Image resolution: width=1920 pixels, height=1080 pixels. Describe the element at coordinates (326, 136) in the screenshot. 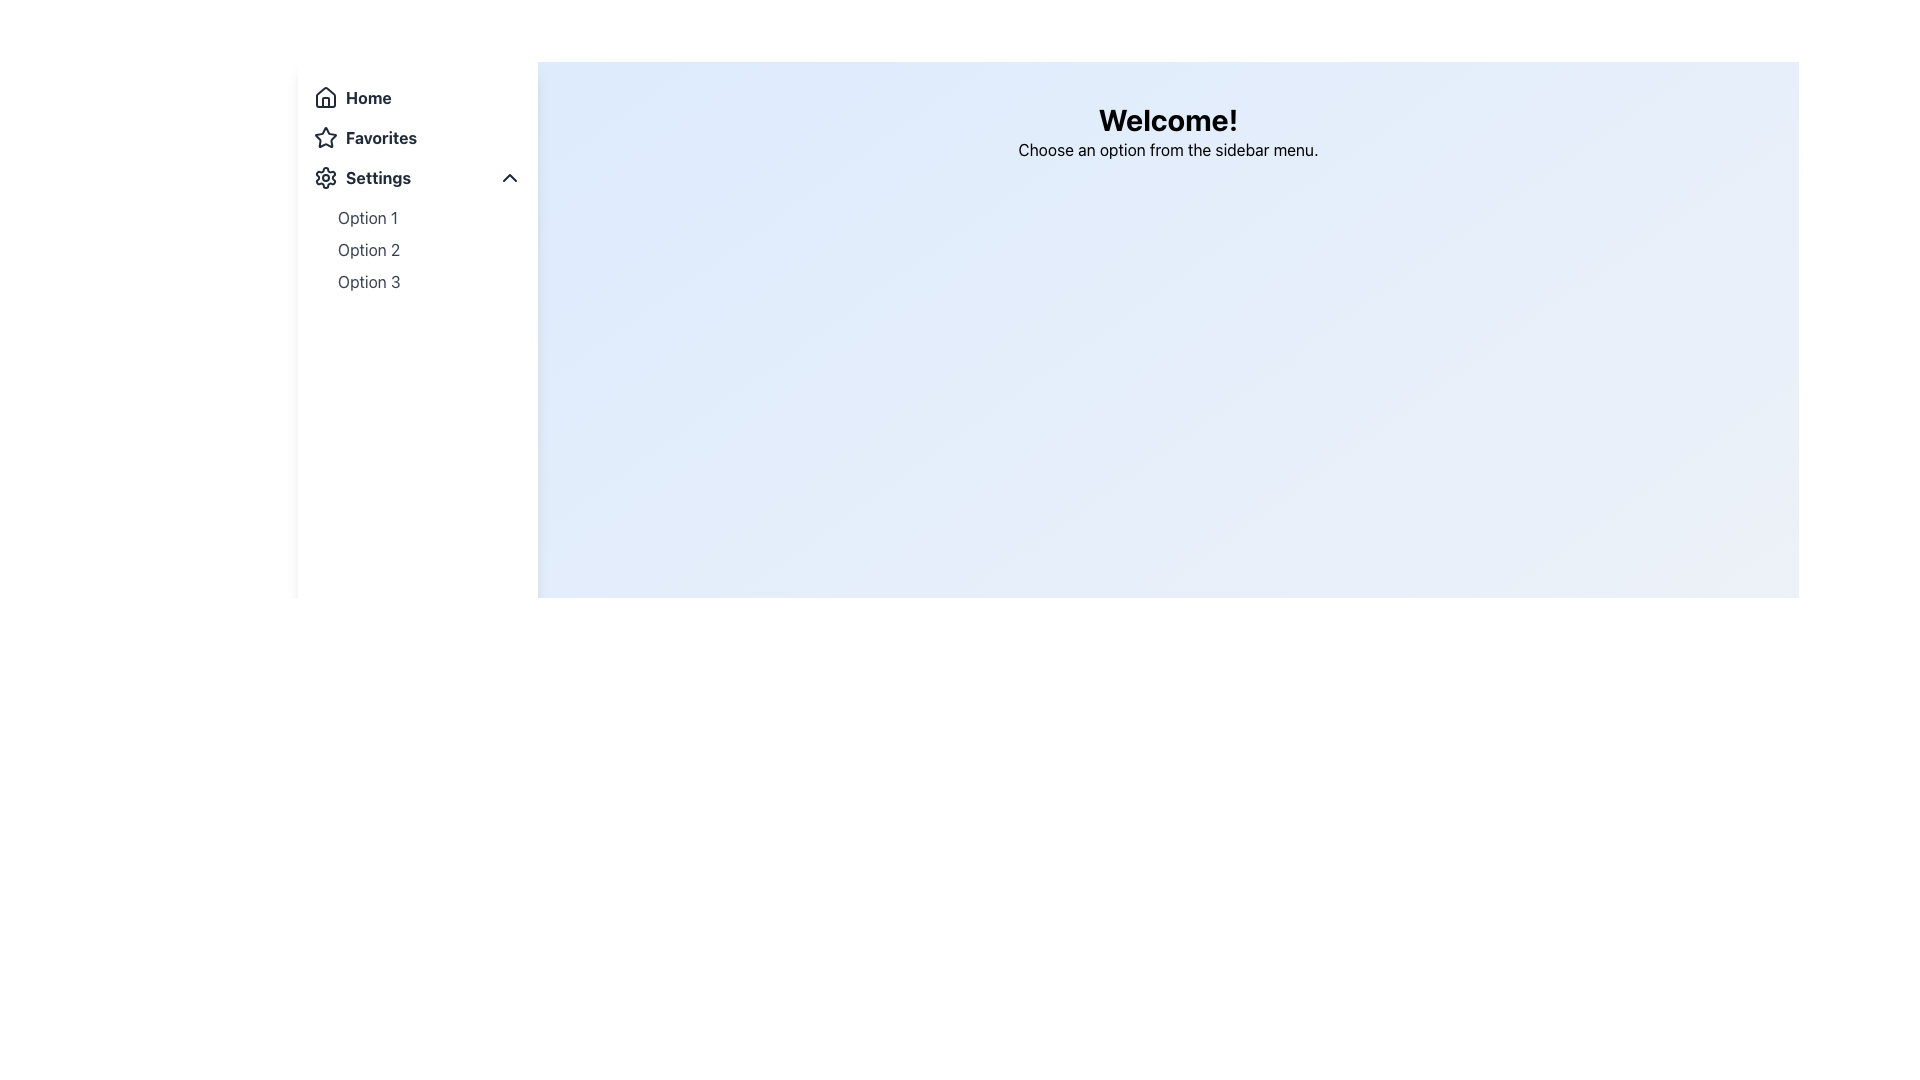

I see `the 'Favorites' icon located in the sidebar, positioned below 'Home' and above 'Settings'` at that location.